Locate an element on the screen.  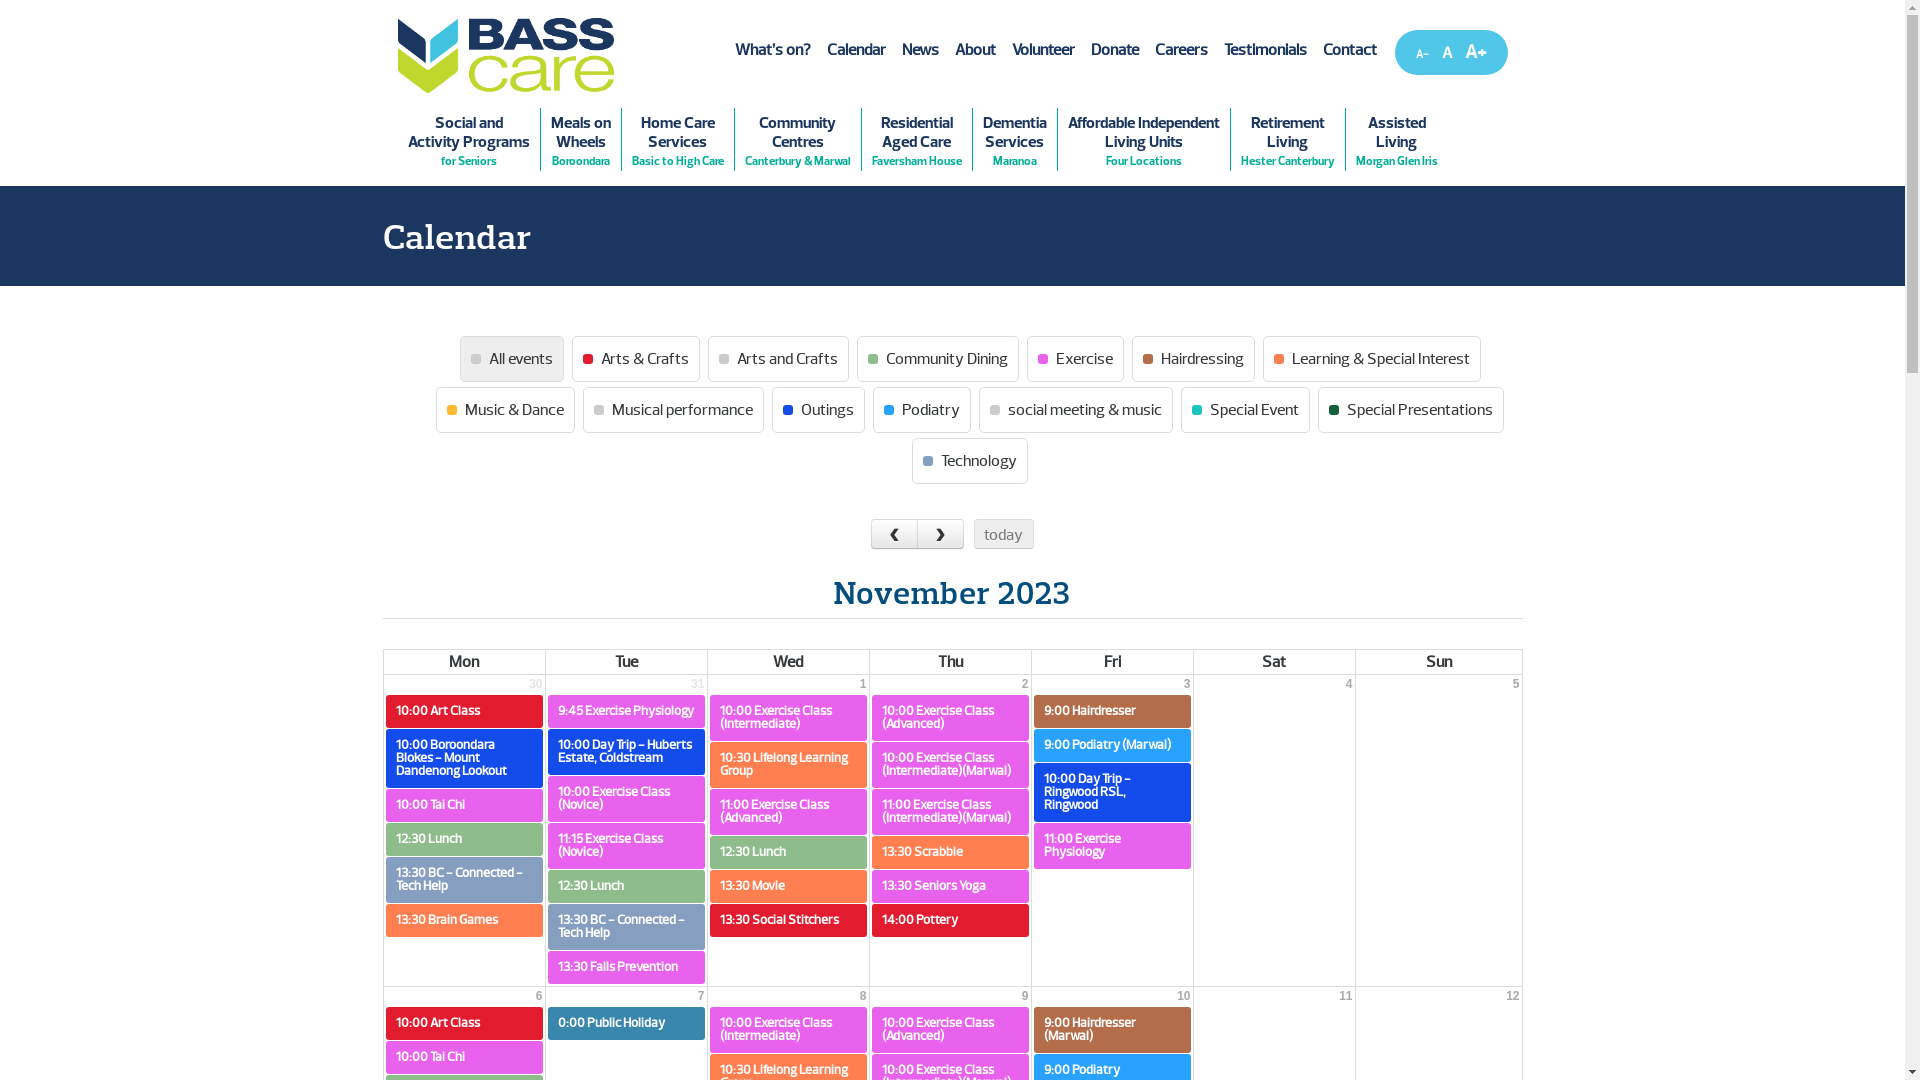
'9:45 Exercise Physiology is located at coordinates (625, 710).